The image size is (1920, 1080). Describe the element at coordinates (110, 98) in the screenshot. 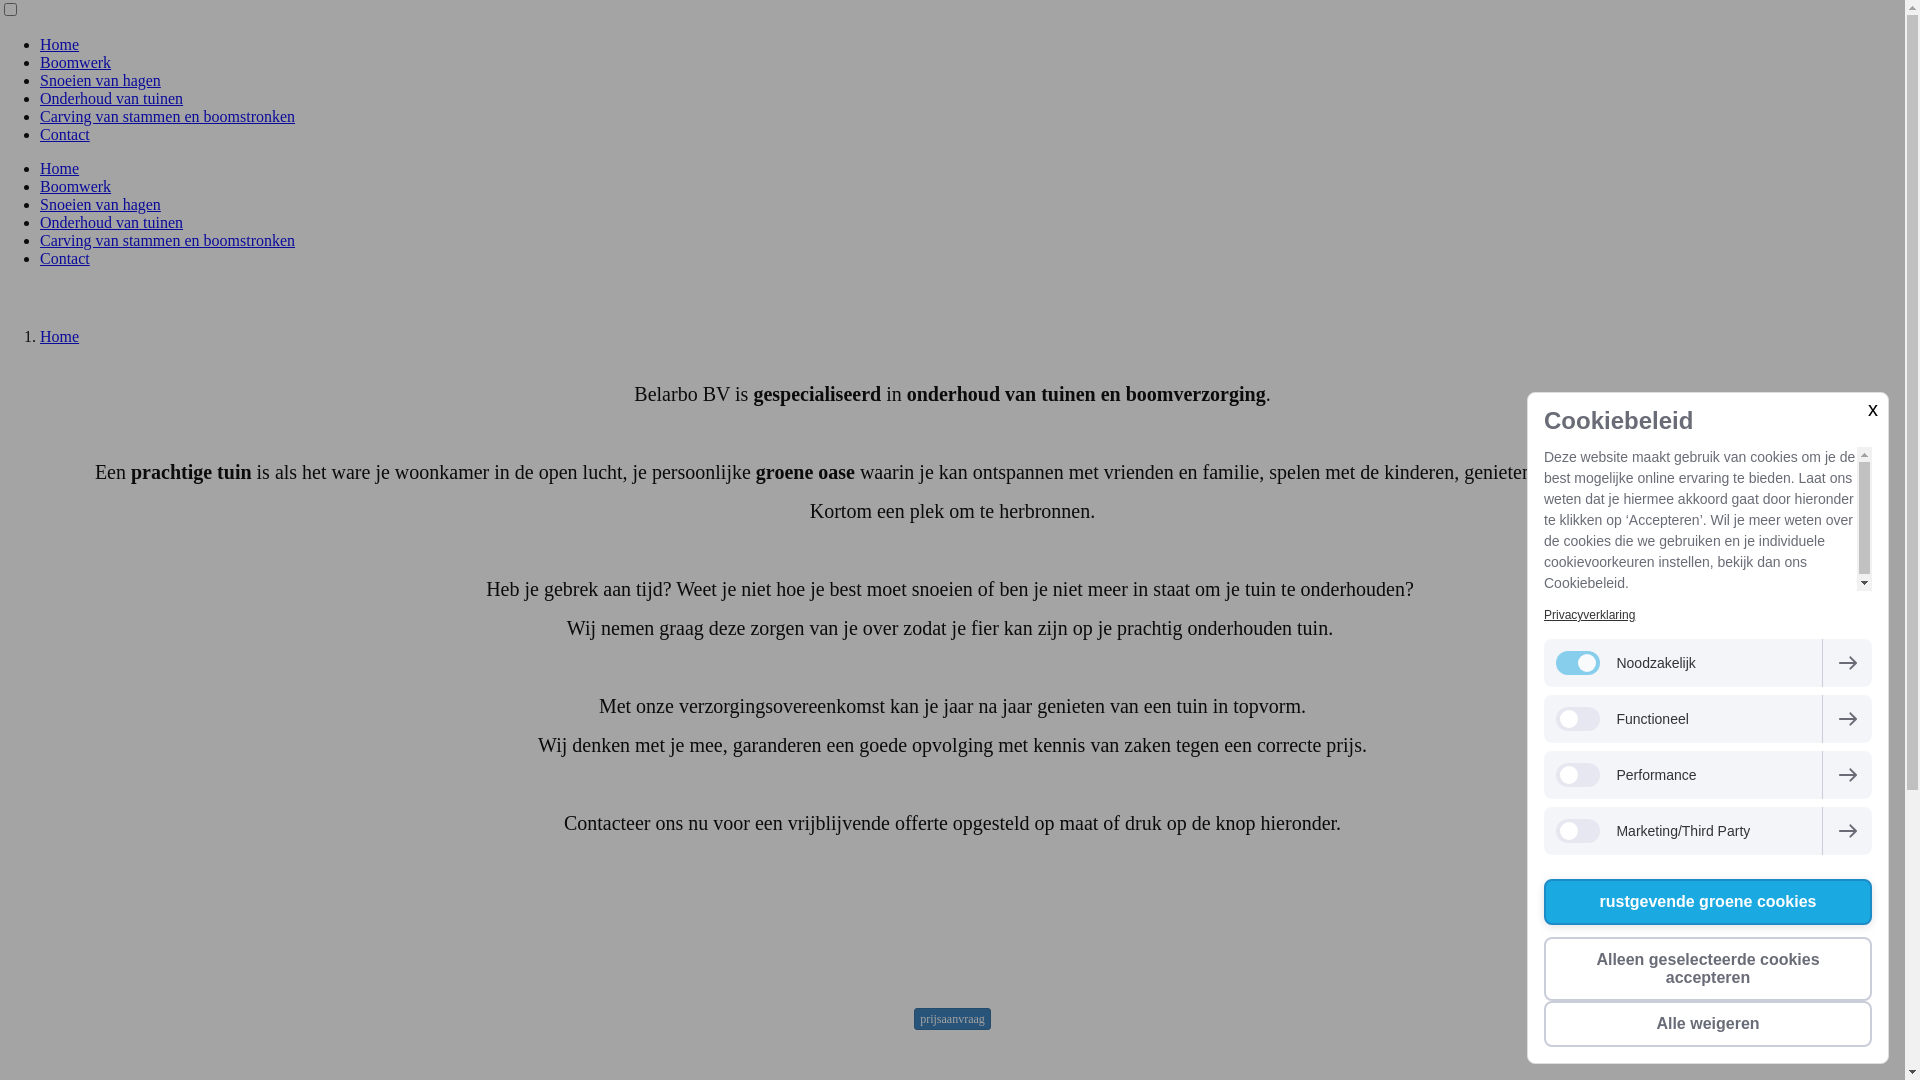

I see `'Onderhoud van tuinen'` at that location.